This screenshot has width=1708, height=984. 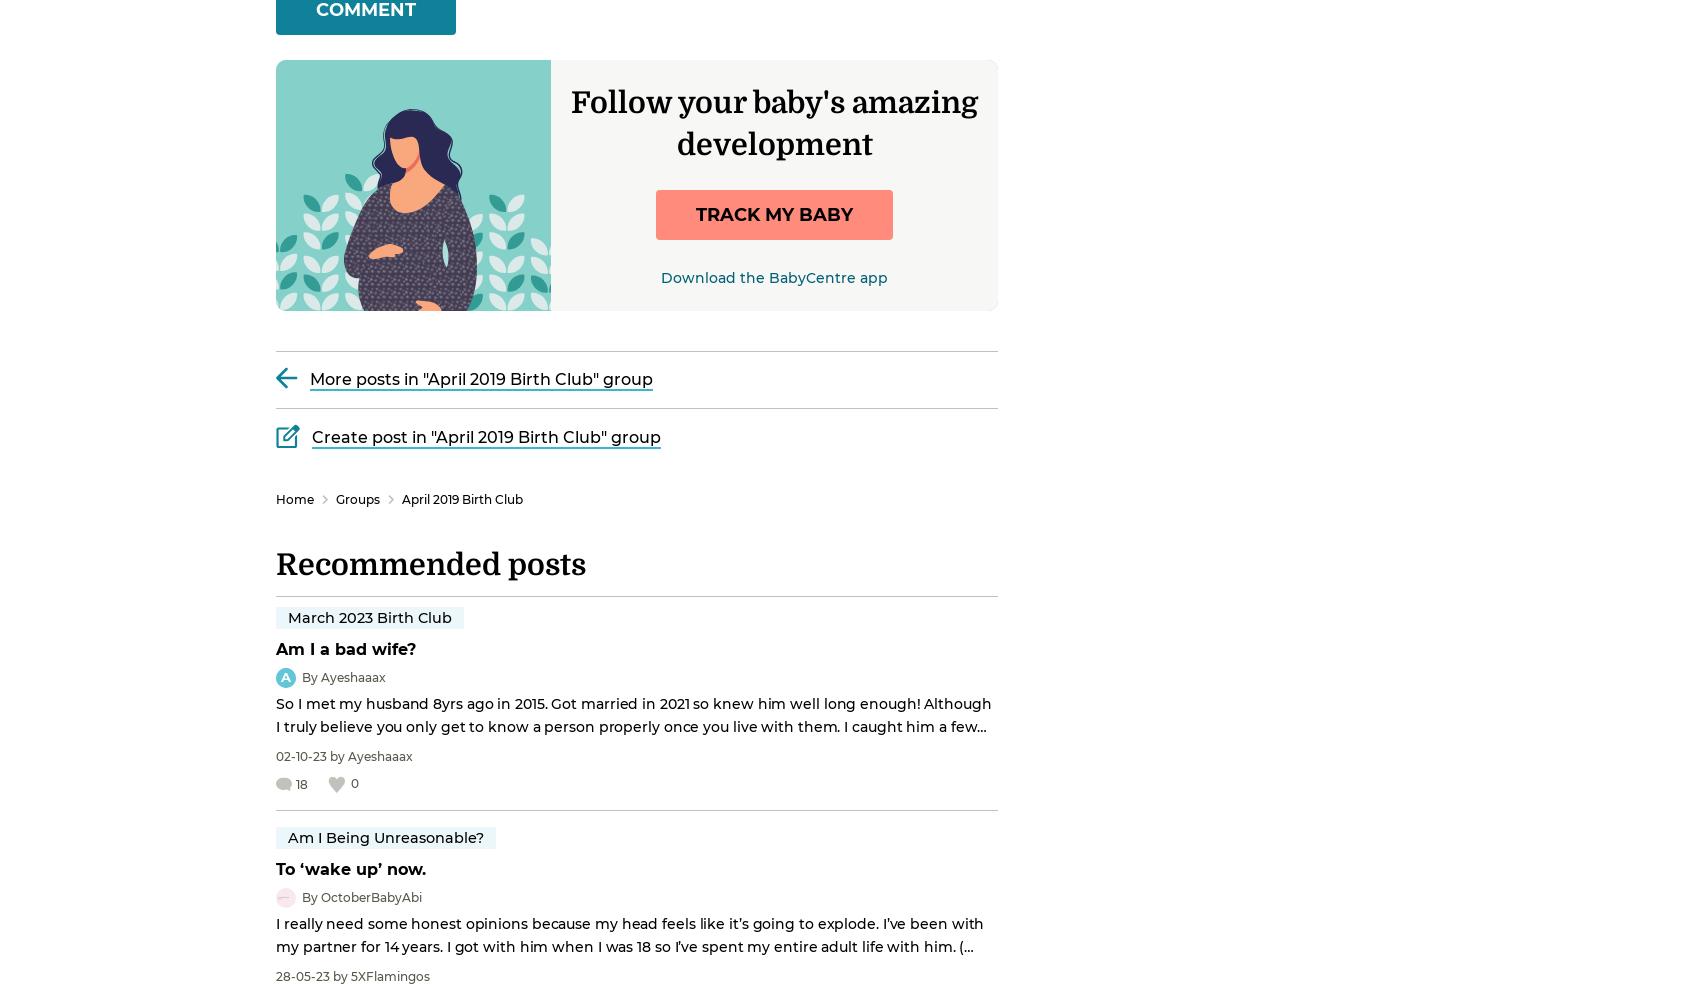 What do you see at coordinates (774, 214) in the screenshot?
I see `'track my baby'` at bounding box center [774, 214].